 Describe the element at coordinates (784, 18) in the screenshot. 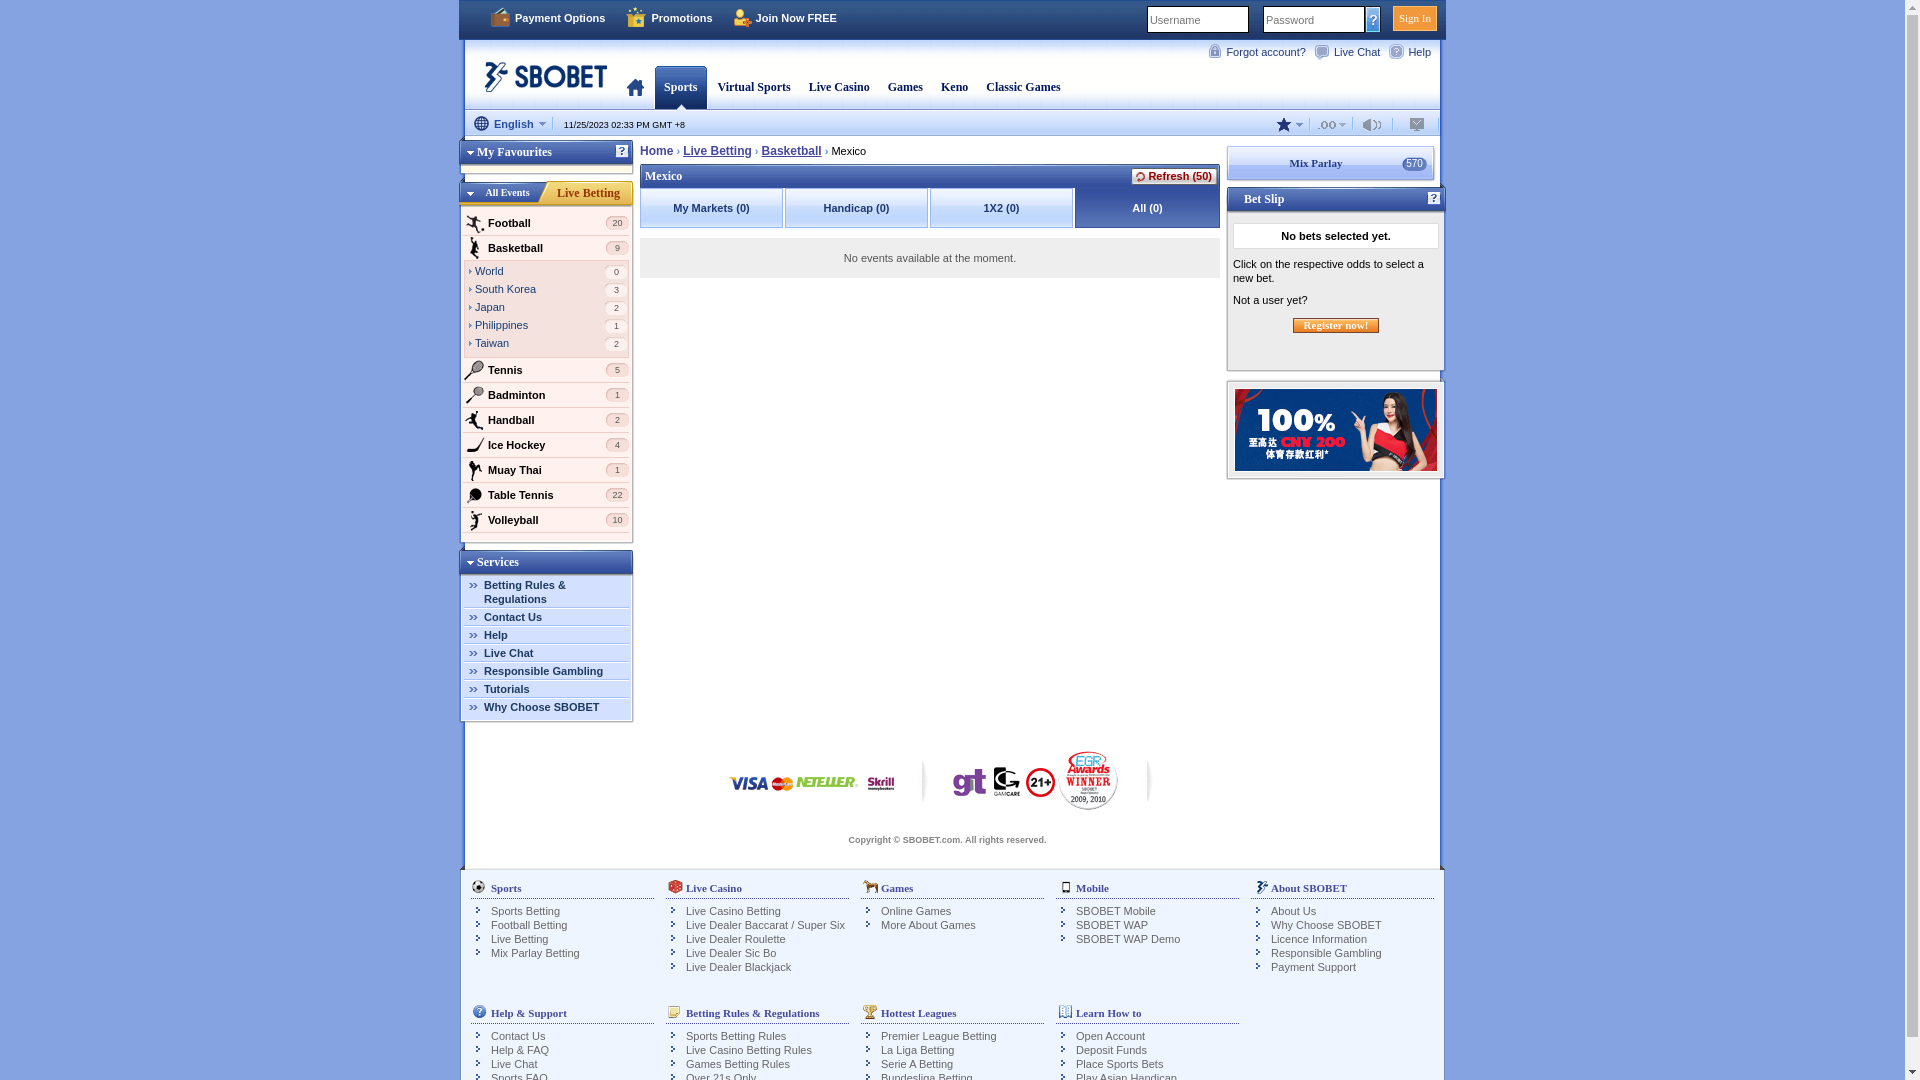

I see `'Join Now FREE'` at that location.